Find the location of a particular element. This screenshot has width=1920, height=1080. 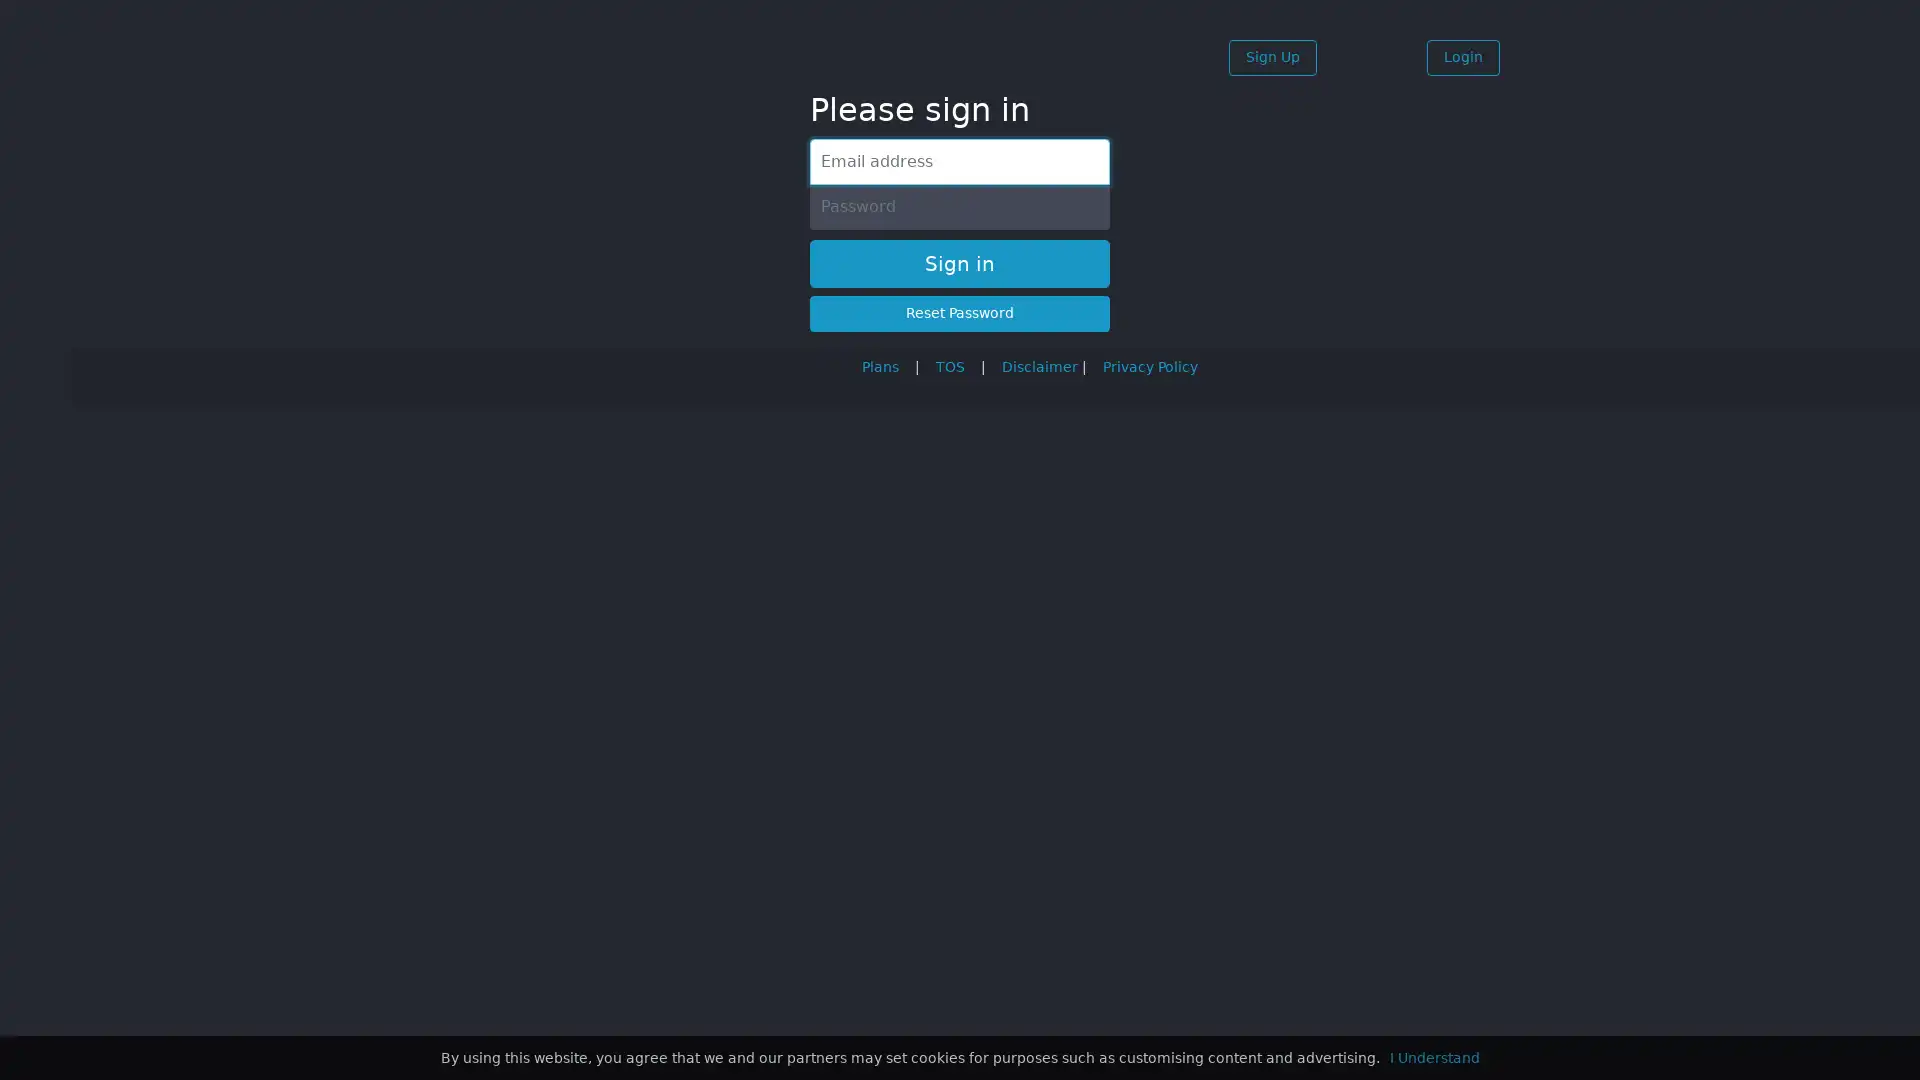

Reset Password is located at coordinates (960, 313).